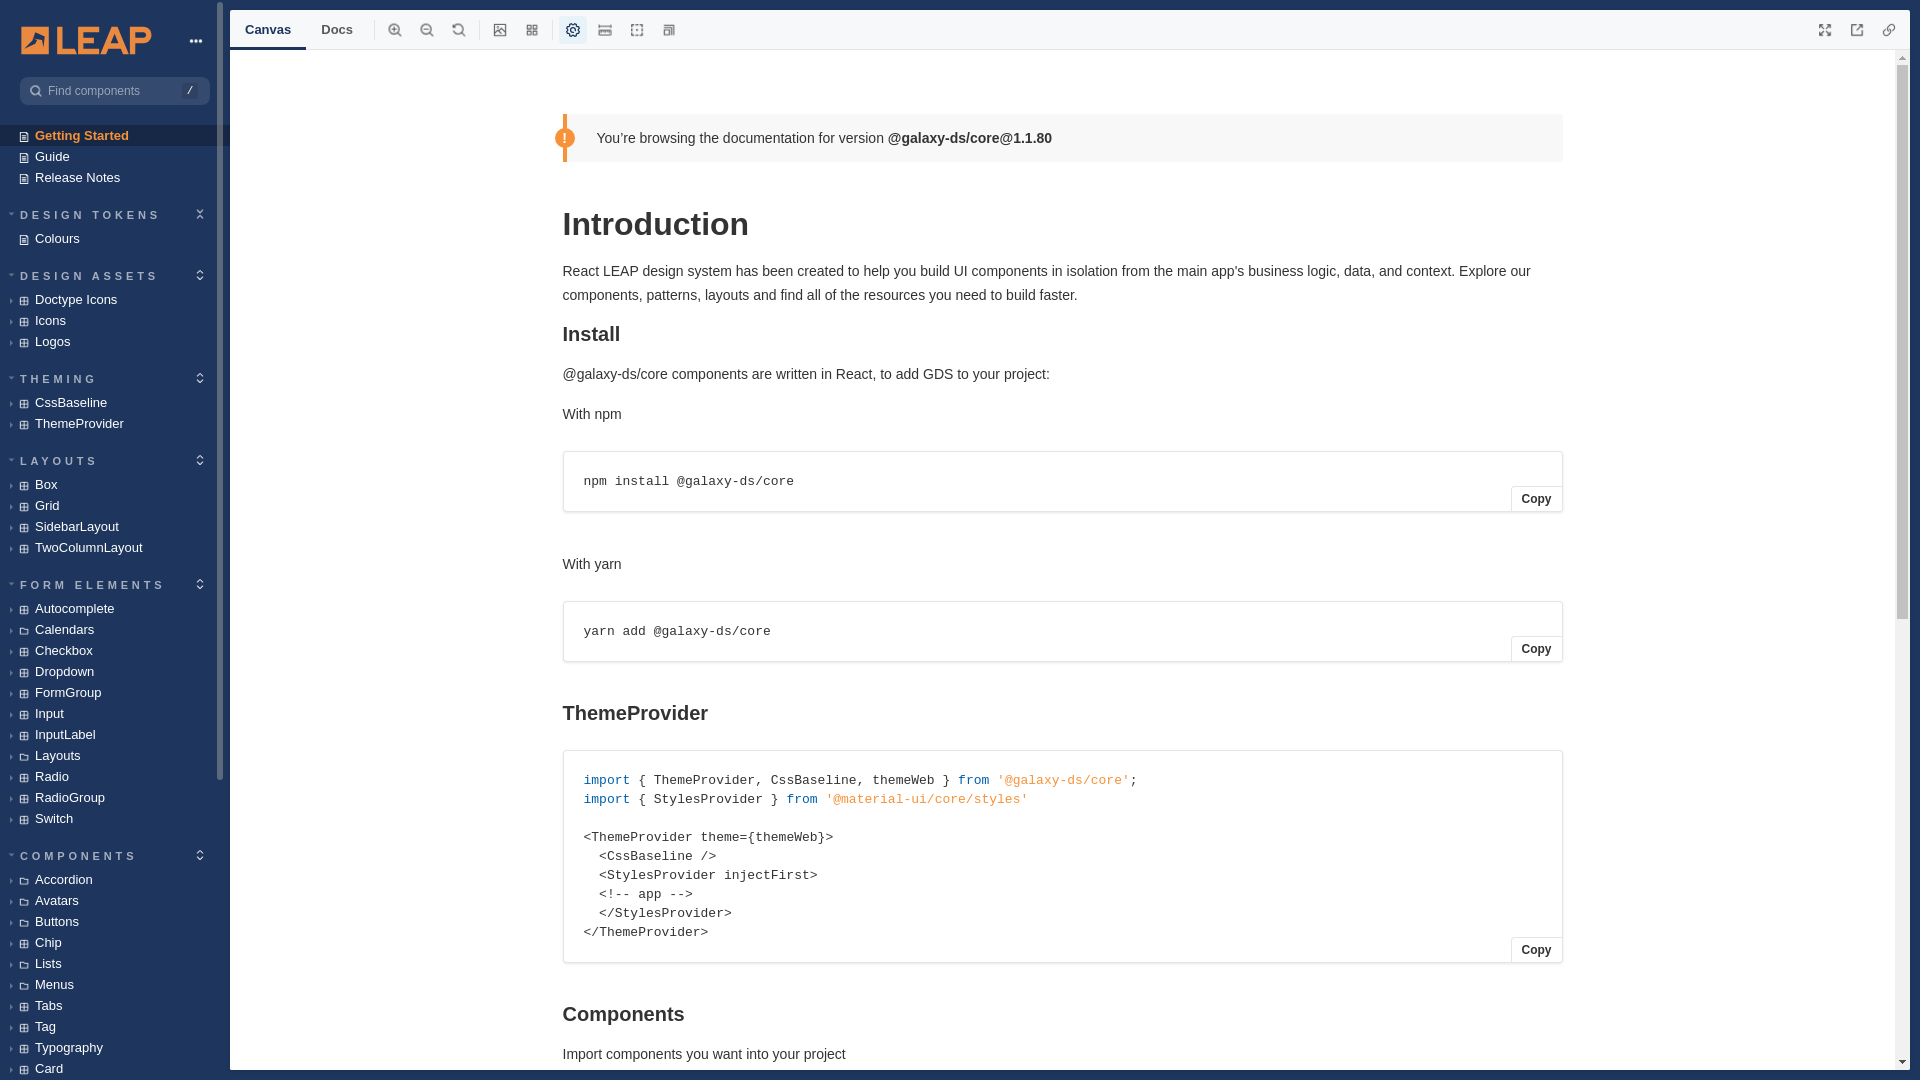 This screenshot has height=1080, width=1920. Describe the element at coordinates (426, 30) in the screenshot. I see `'Zoom out'` at that location.